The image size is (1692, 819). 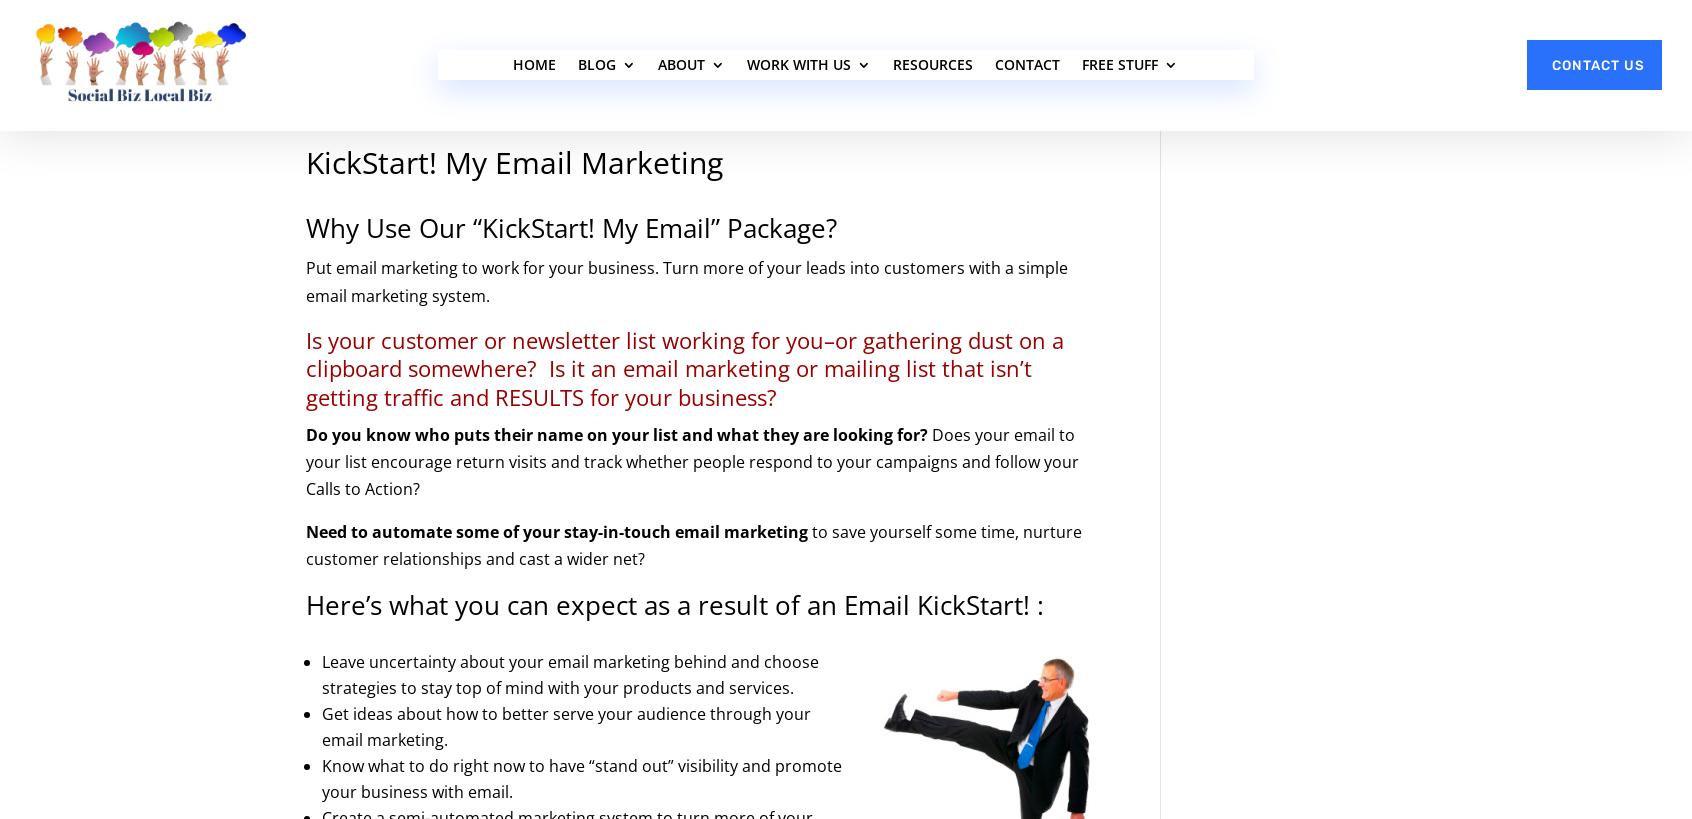 What do you see at coordinates (581, 779) in the screenshot?
I see `'Know what to do right now to have “stand out” visibility and promote your business with email.'` at bounding box center [581, 779].